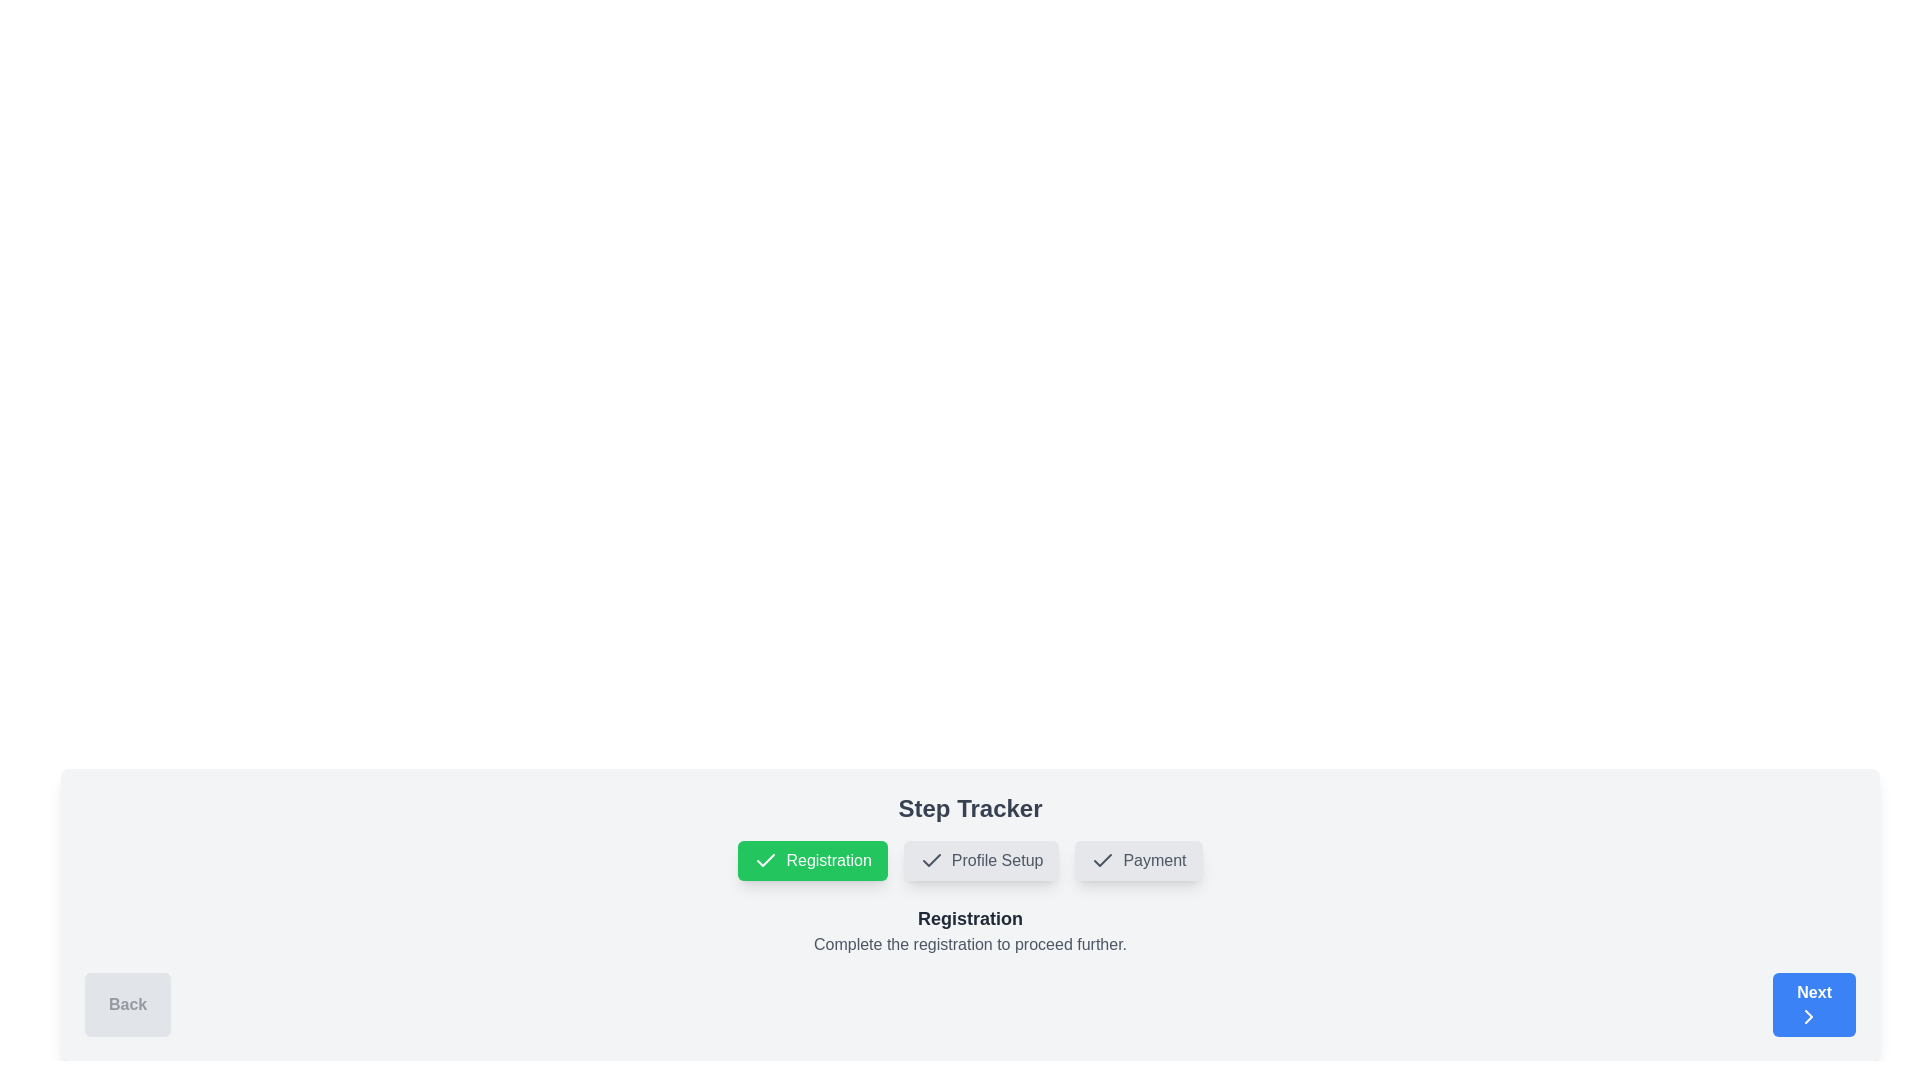  I want to click on the Text (Heading) element that serves as a title indicating the current step or context within the interface, located directly above the text 'Complete the registration to proceed further.', so click(970, 918).